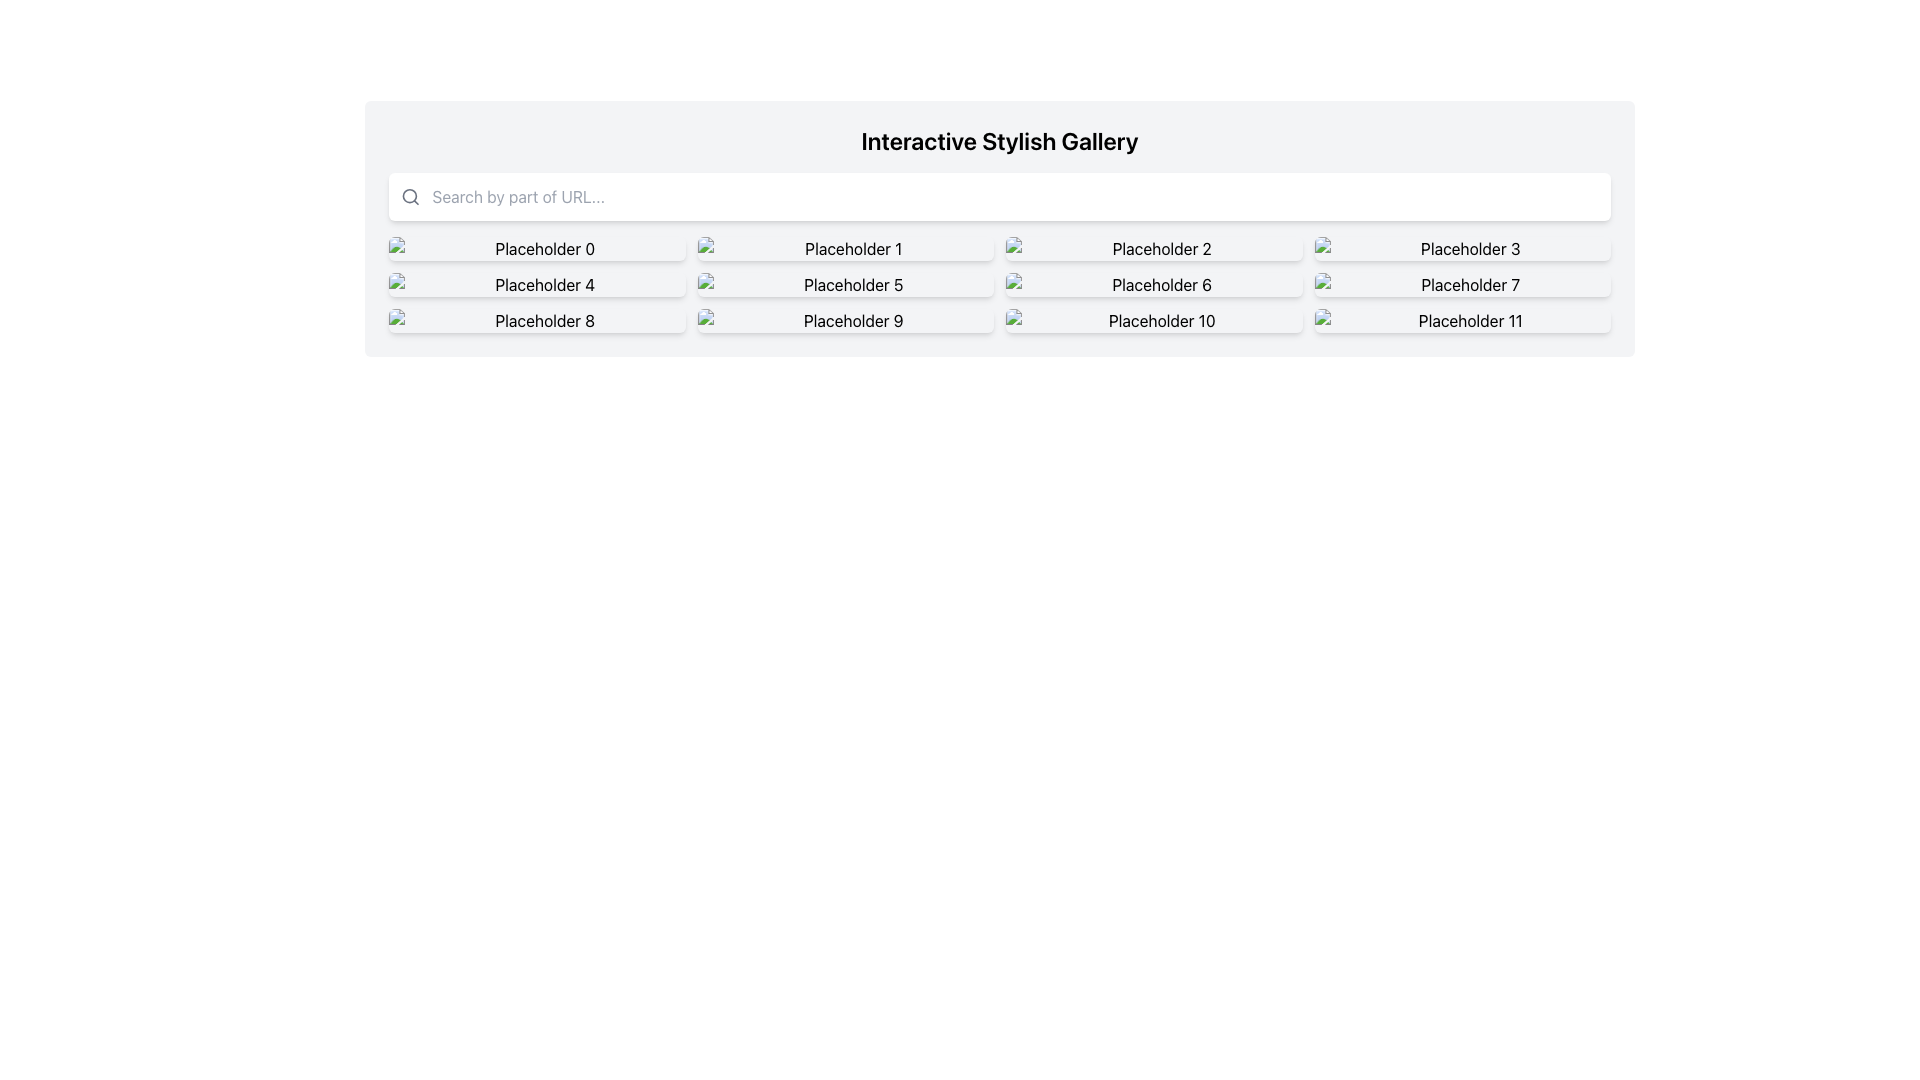 The image size is (1920, 1080). Describe the element at coordinates (1462, 248) in the screenshot. I see `the gallery item in the top row, fourth column` at that location.